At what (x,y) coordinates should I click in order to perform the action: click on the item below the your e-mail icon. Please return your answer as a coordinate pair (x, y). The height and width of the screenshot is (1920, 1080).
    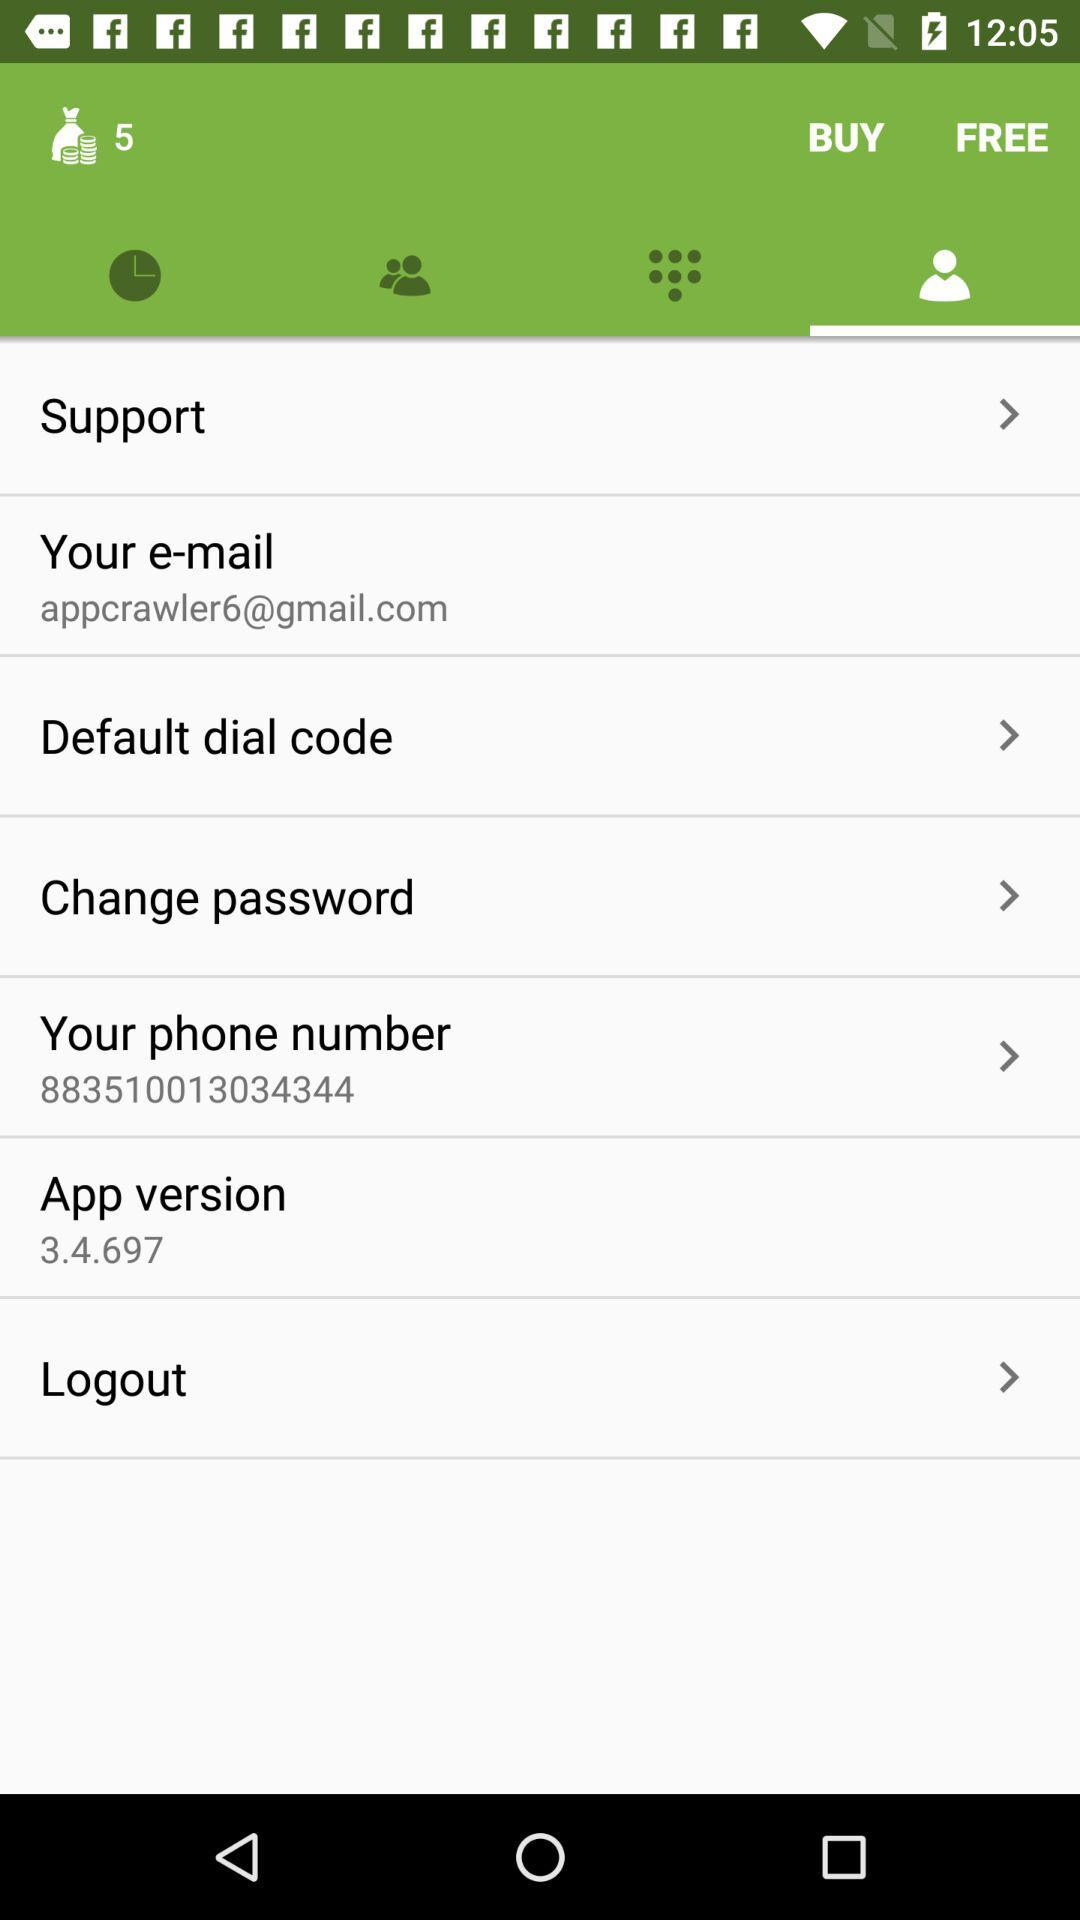
    Looking at the image, I should click on (243, 605).